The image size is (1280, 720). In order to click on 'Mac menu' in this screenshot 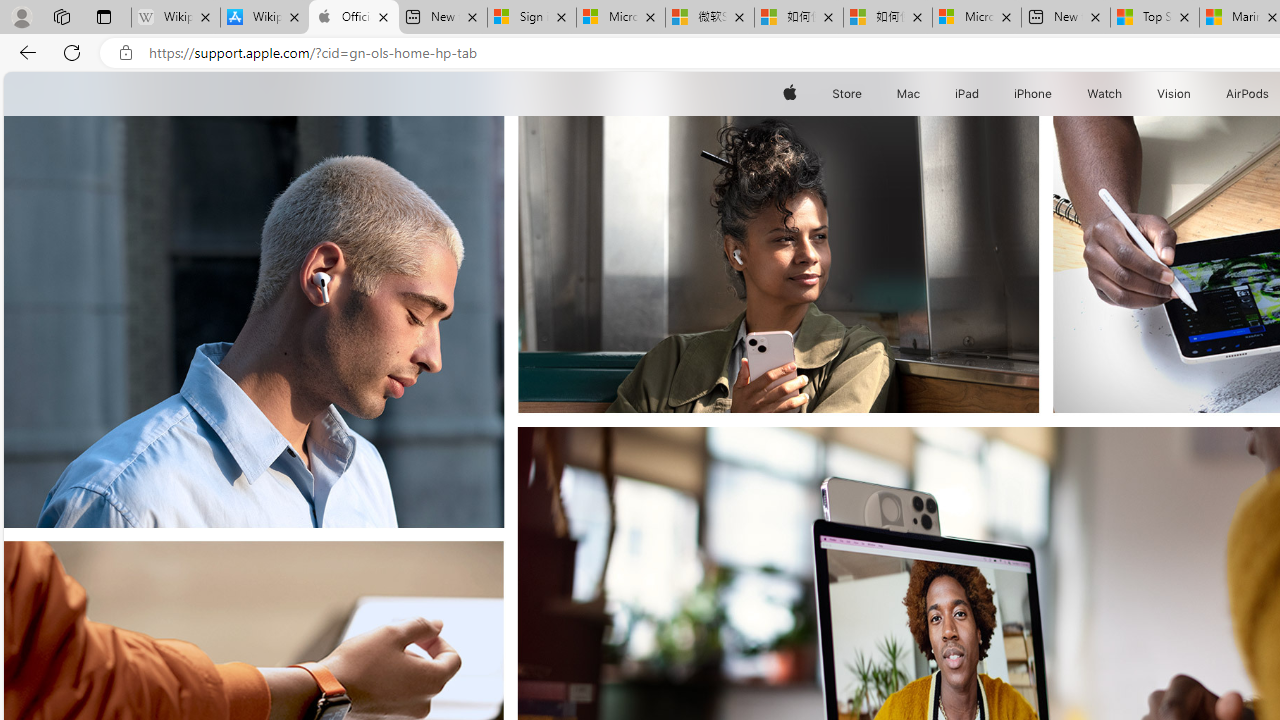, I will do `click(921, 93)`.